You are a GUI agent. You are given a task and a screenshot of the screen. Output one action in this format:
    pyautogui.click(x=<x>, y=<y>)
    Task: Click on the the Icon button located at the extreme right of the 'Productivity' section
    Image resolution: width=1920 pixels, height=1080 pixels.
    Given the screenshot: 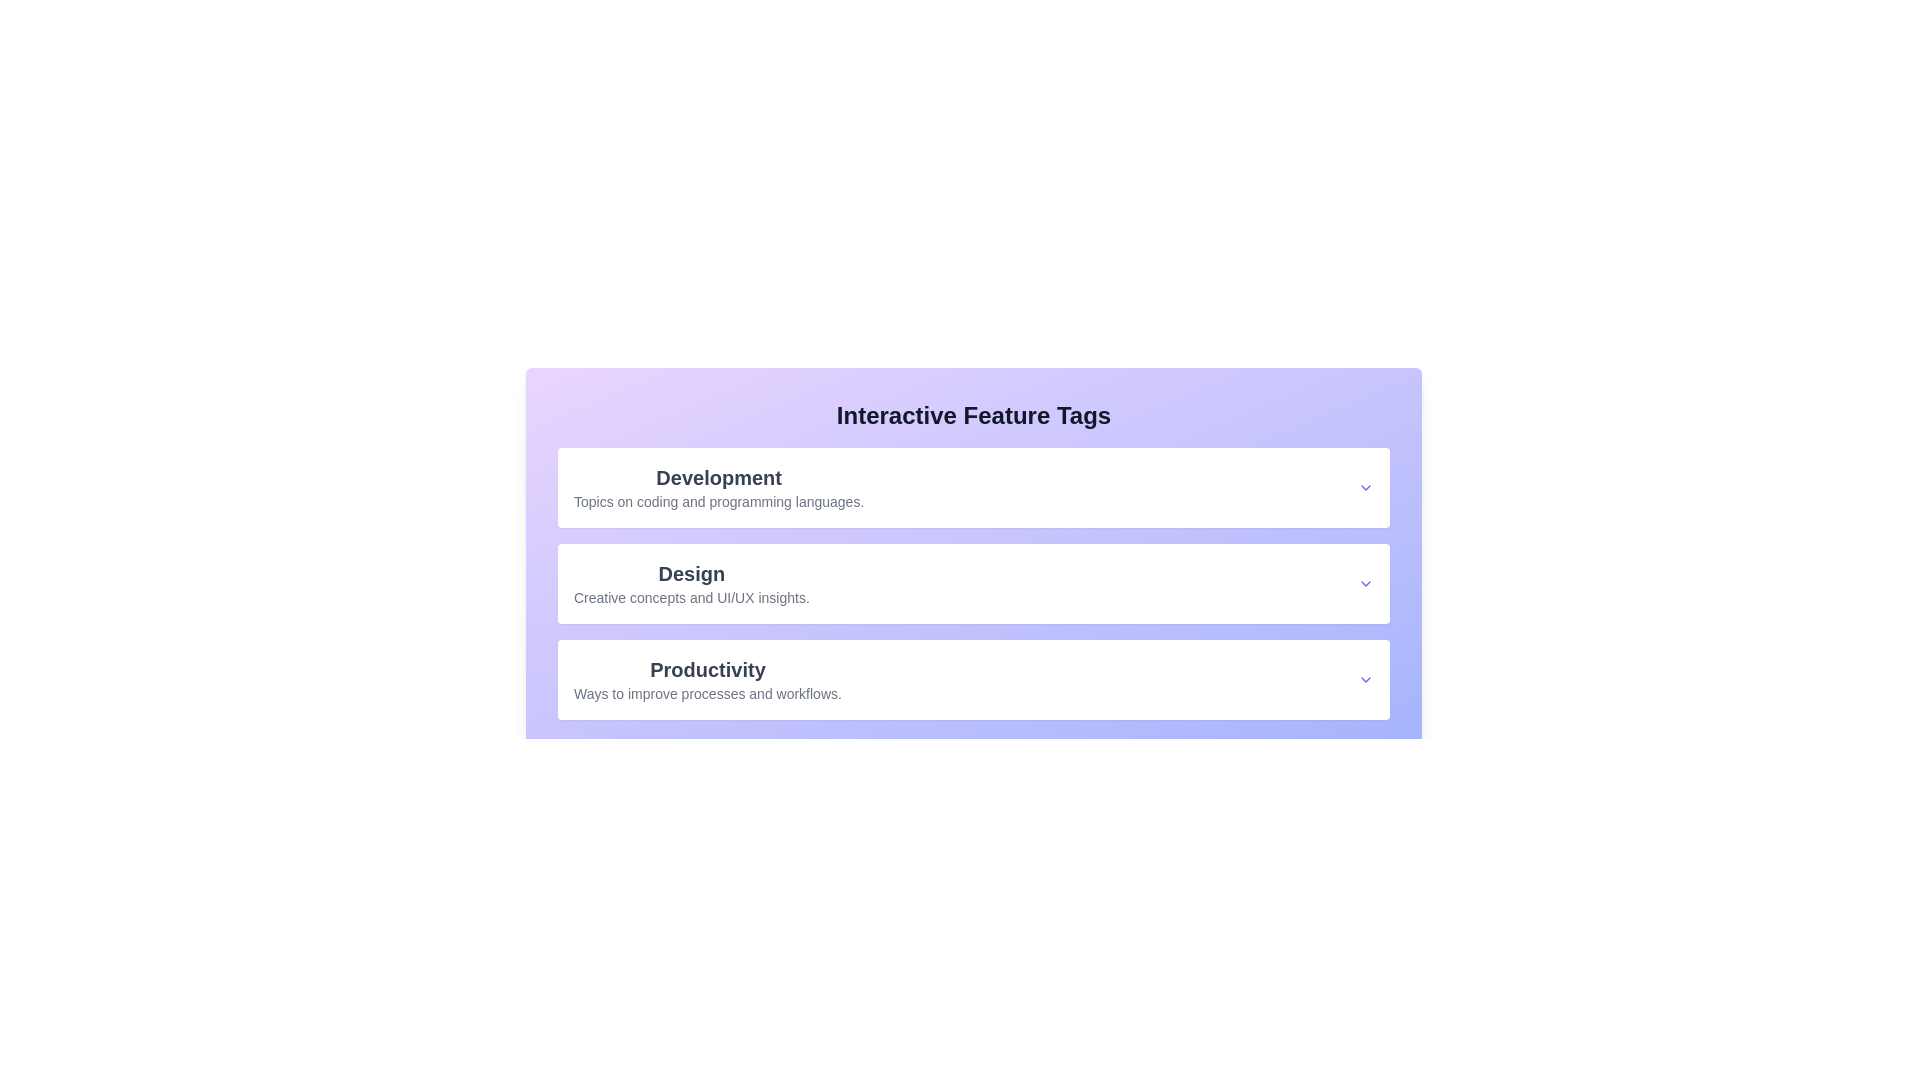 What is the action you would take?
    pyautogui.click(x=1365, y=678)
    